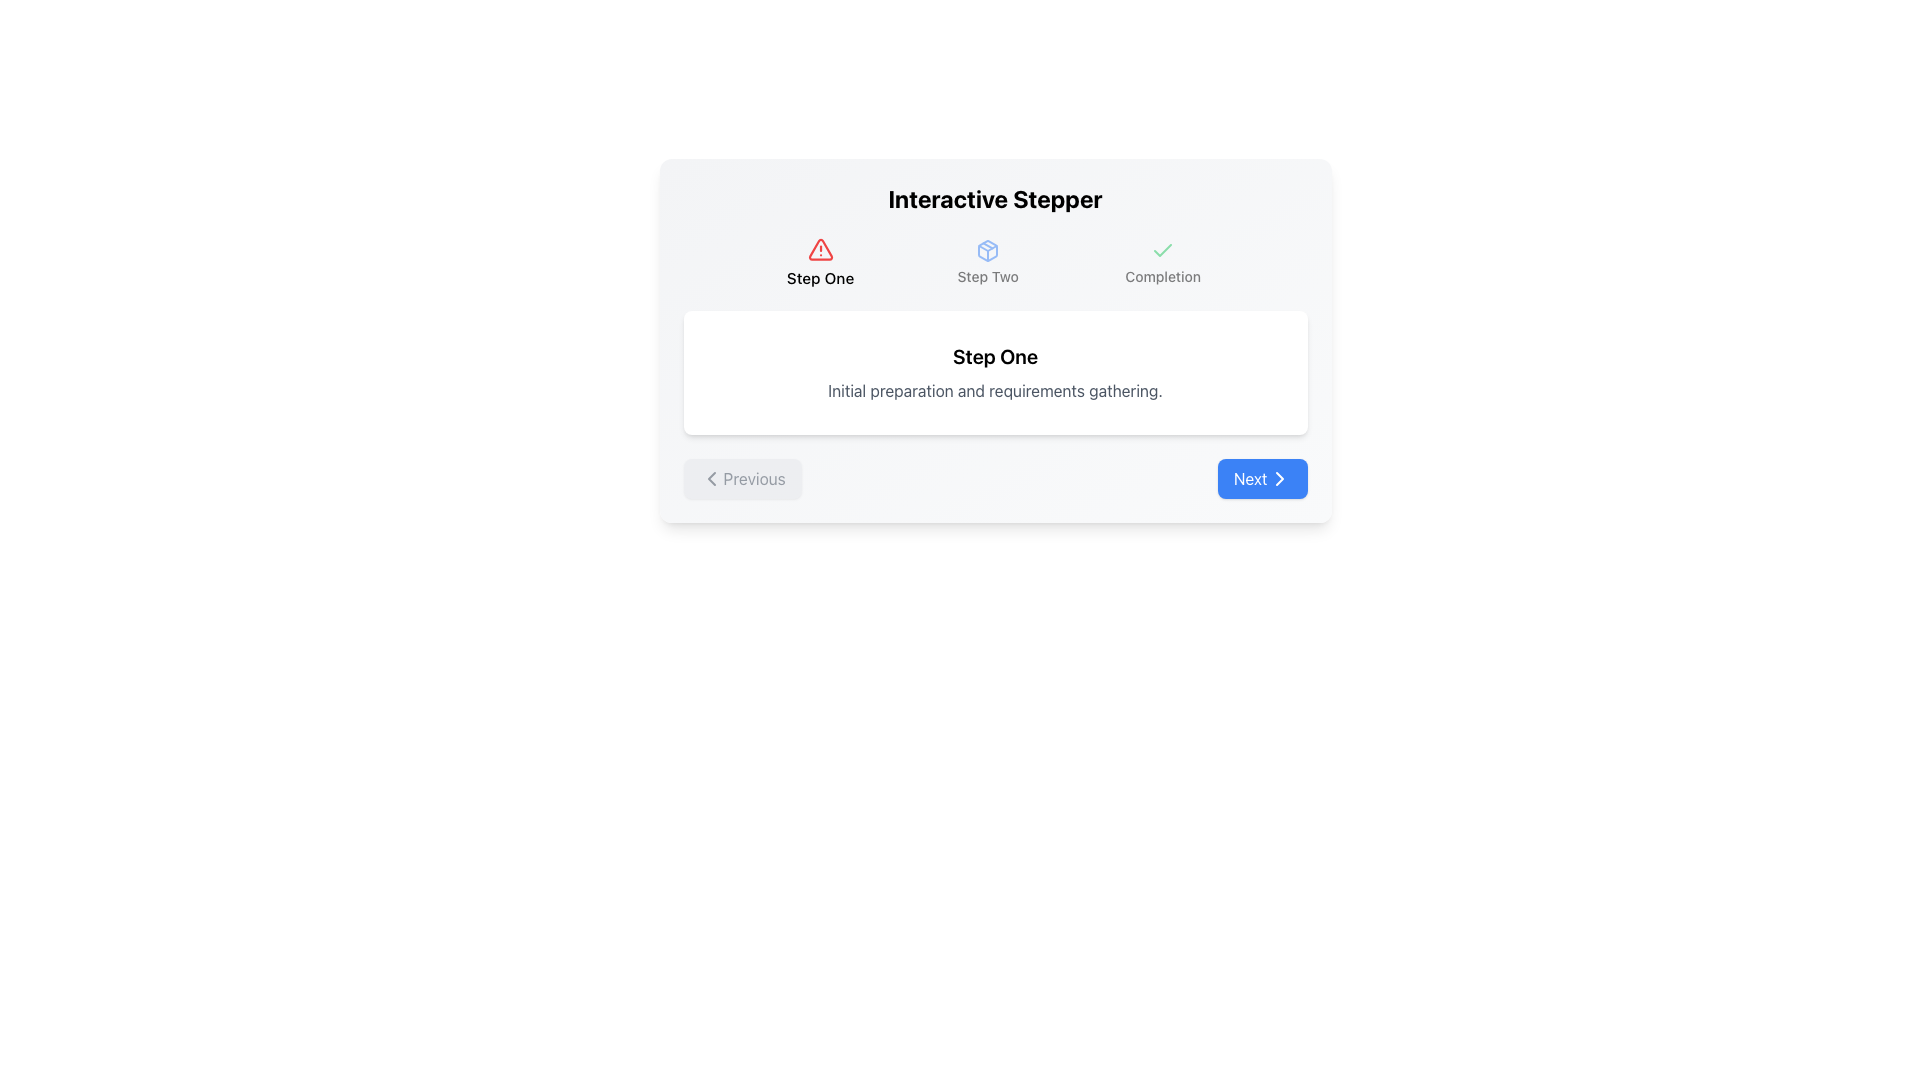 The width and height of the screenshot is (1920, 1080). Describe the element at coordinates (995, 261) in the screenshot. I see `the Step navigation indicator representing 'Step Two' in the horizontal stepper interface to highlight it` at that location.